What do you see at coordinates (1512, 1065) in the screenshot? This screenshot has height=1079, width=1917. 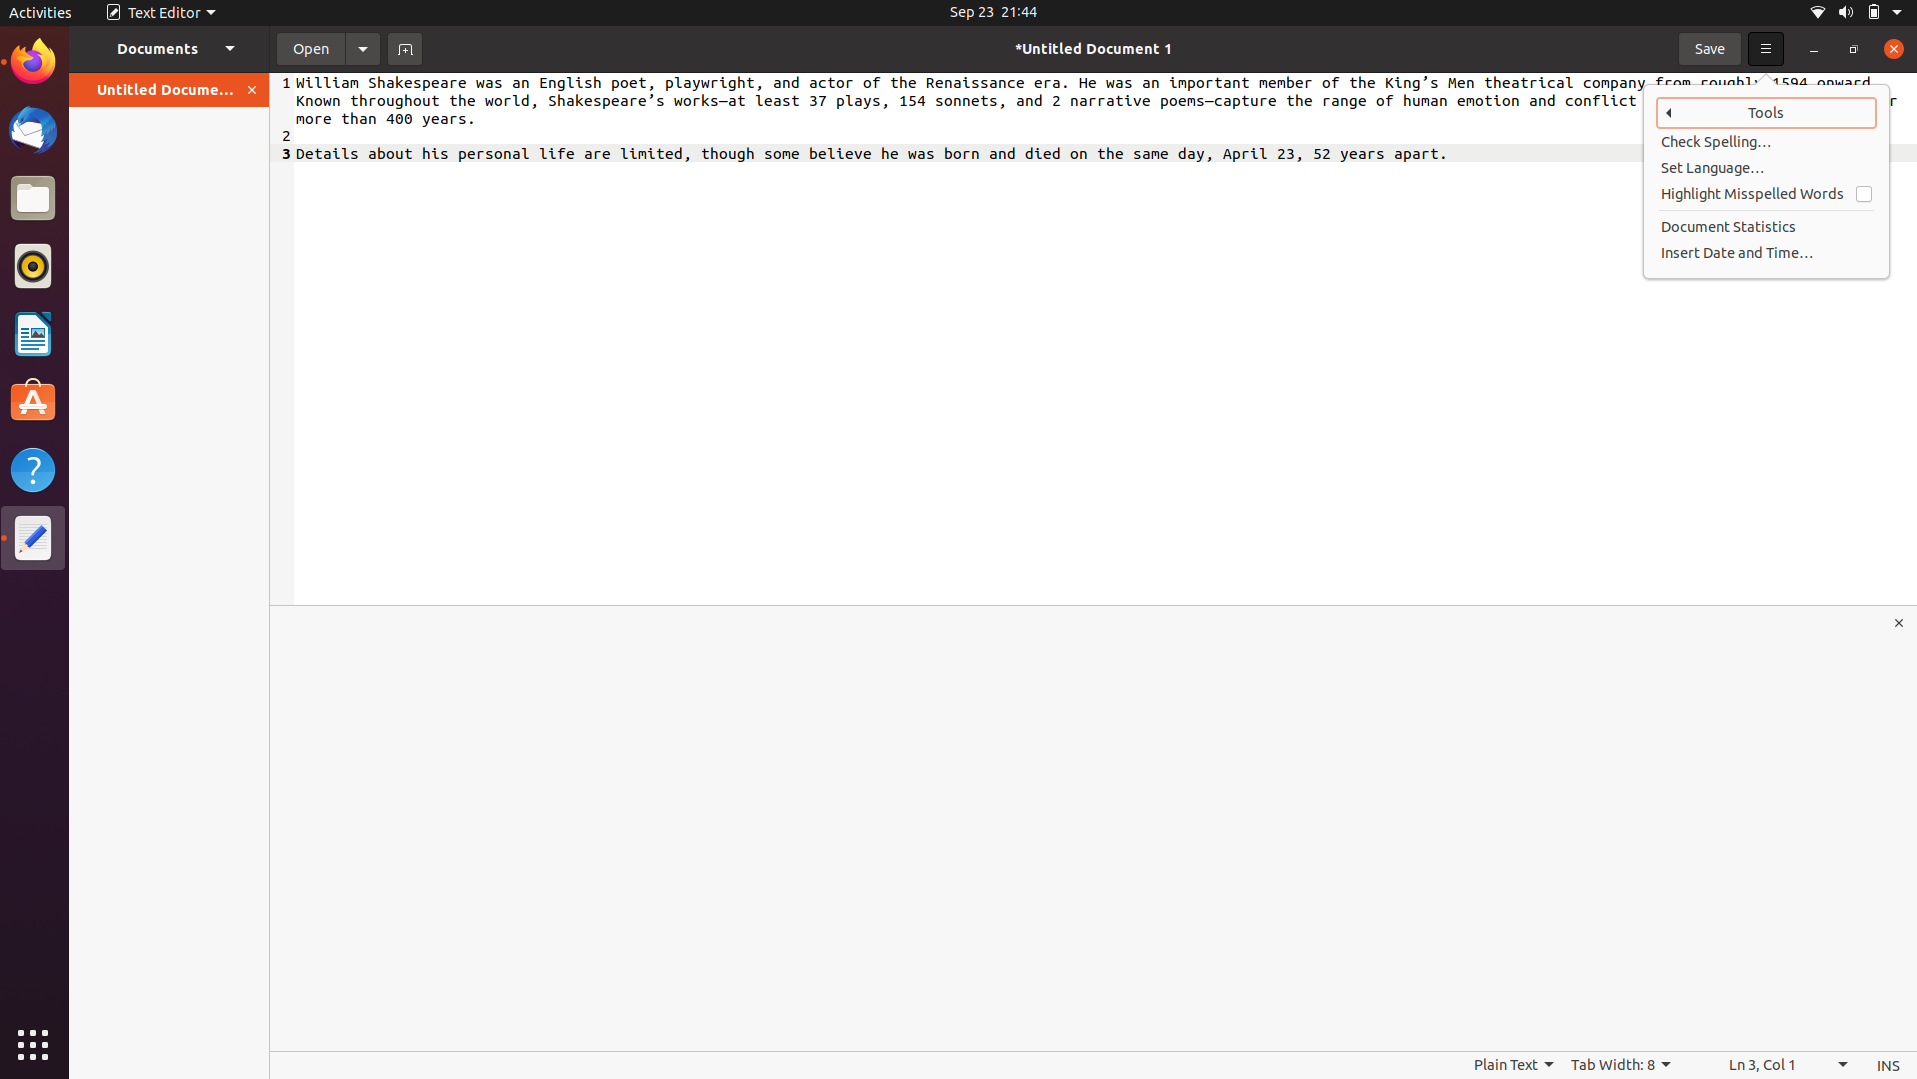 I see `Inspect different options besides basic text` at bounding box center [1512, 1065].